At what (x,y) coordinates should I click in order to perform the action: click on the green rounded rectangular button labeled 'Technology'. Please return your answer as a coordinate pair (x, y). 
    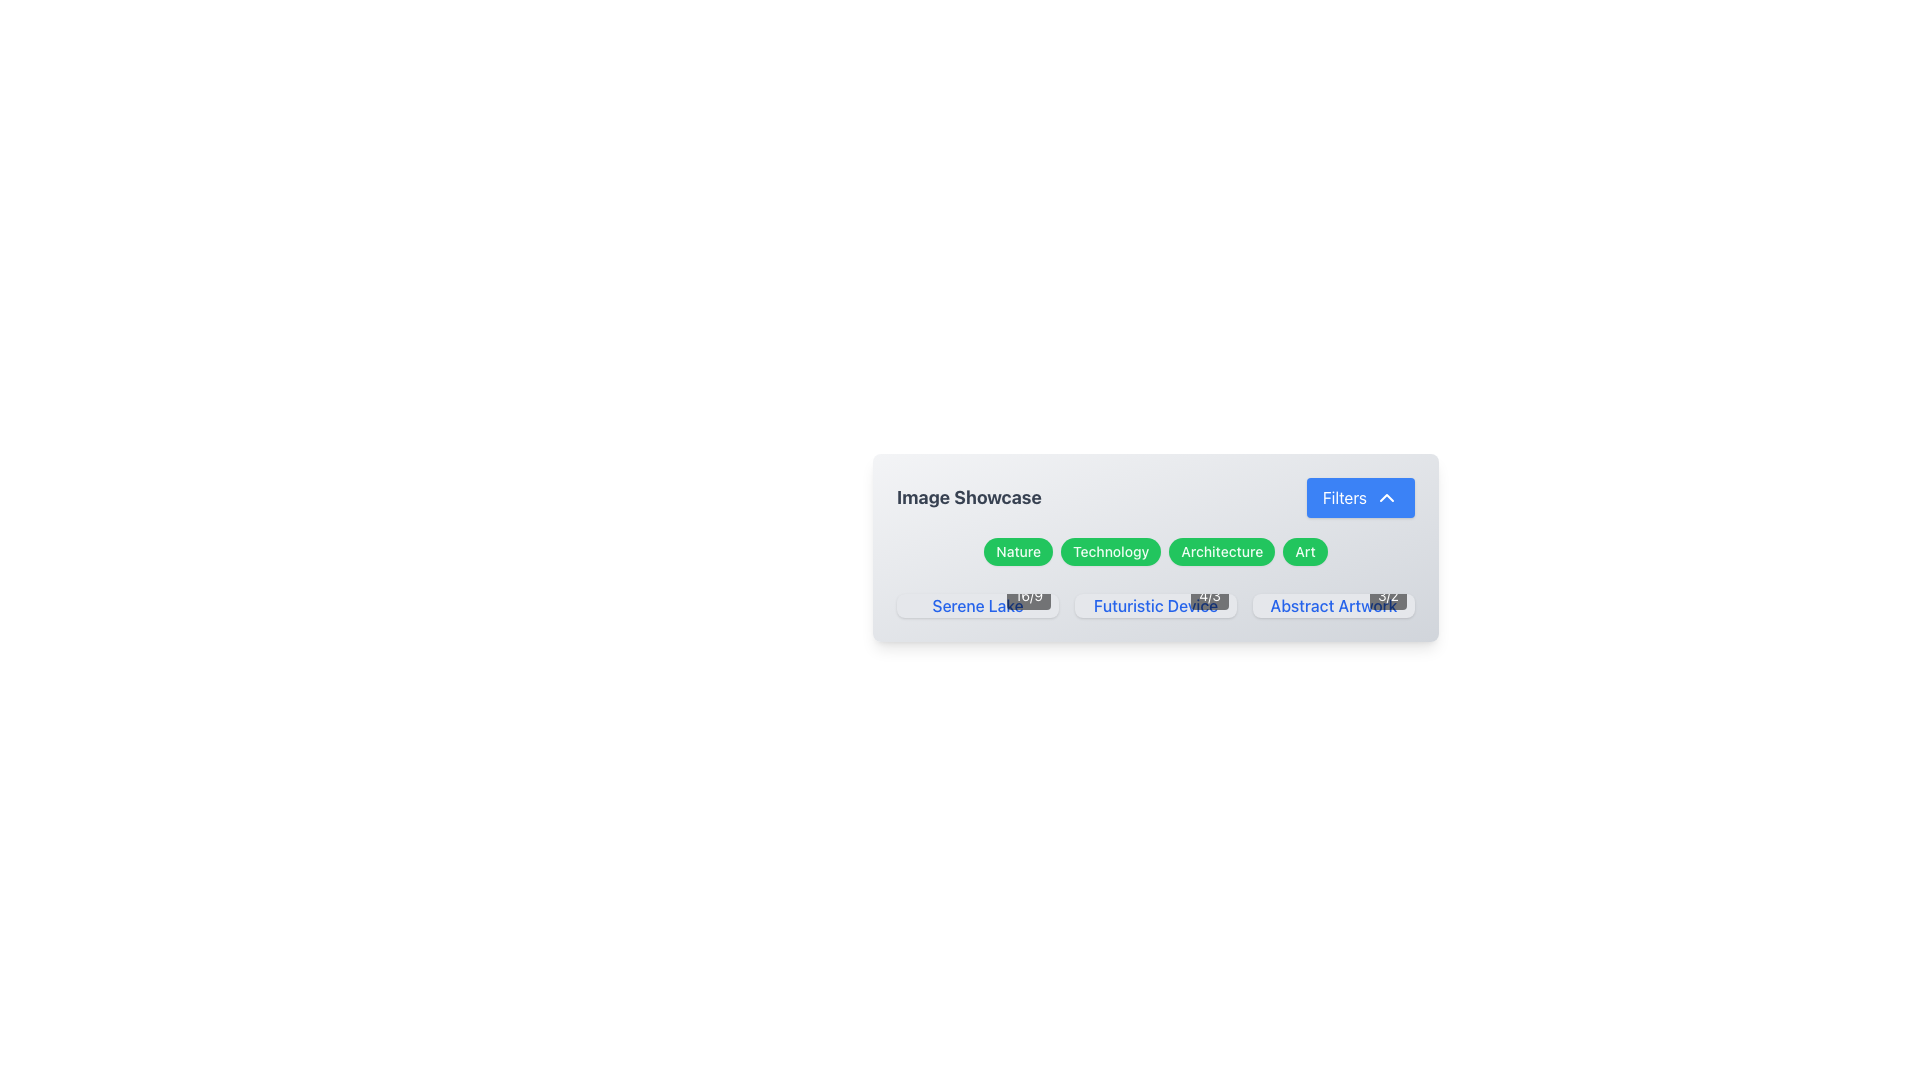
    Looking at the image, I should click on (1110, 551).